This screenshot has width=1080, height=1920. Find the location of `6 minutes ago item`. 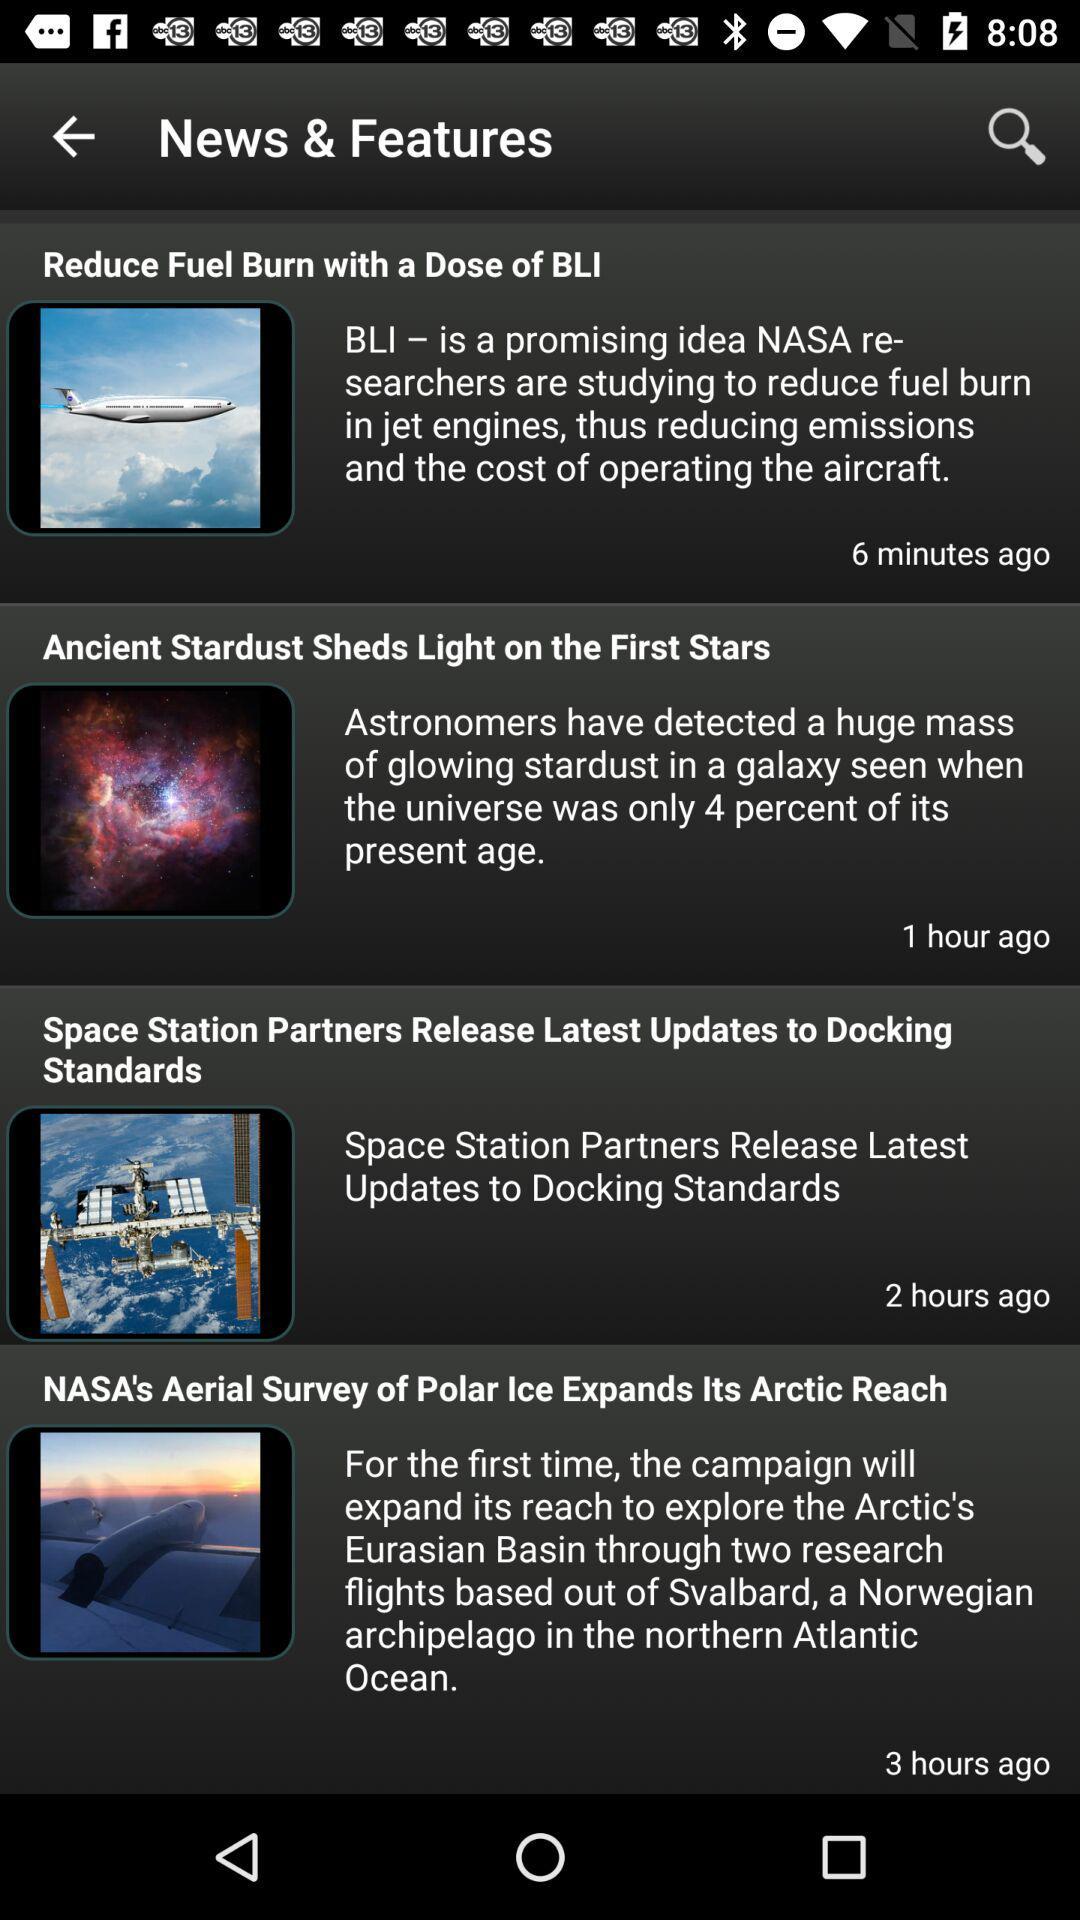

6 minutes ago item is located at coordinates (950, 564).